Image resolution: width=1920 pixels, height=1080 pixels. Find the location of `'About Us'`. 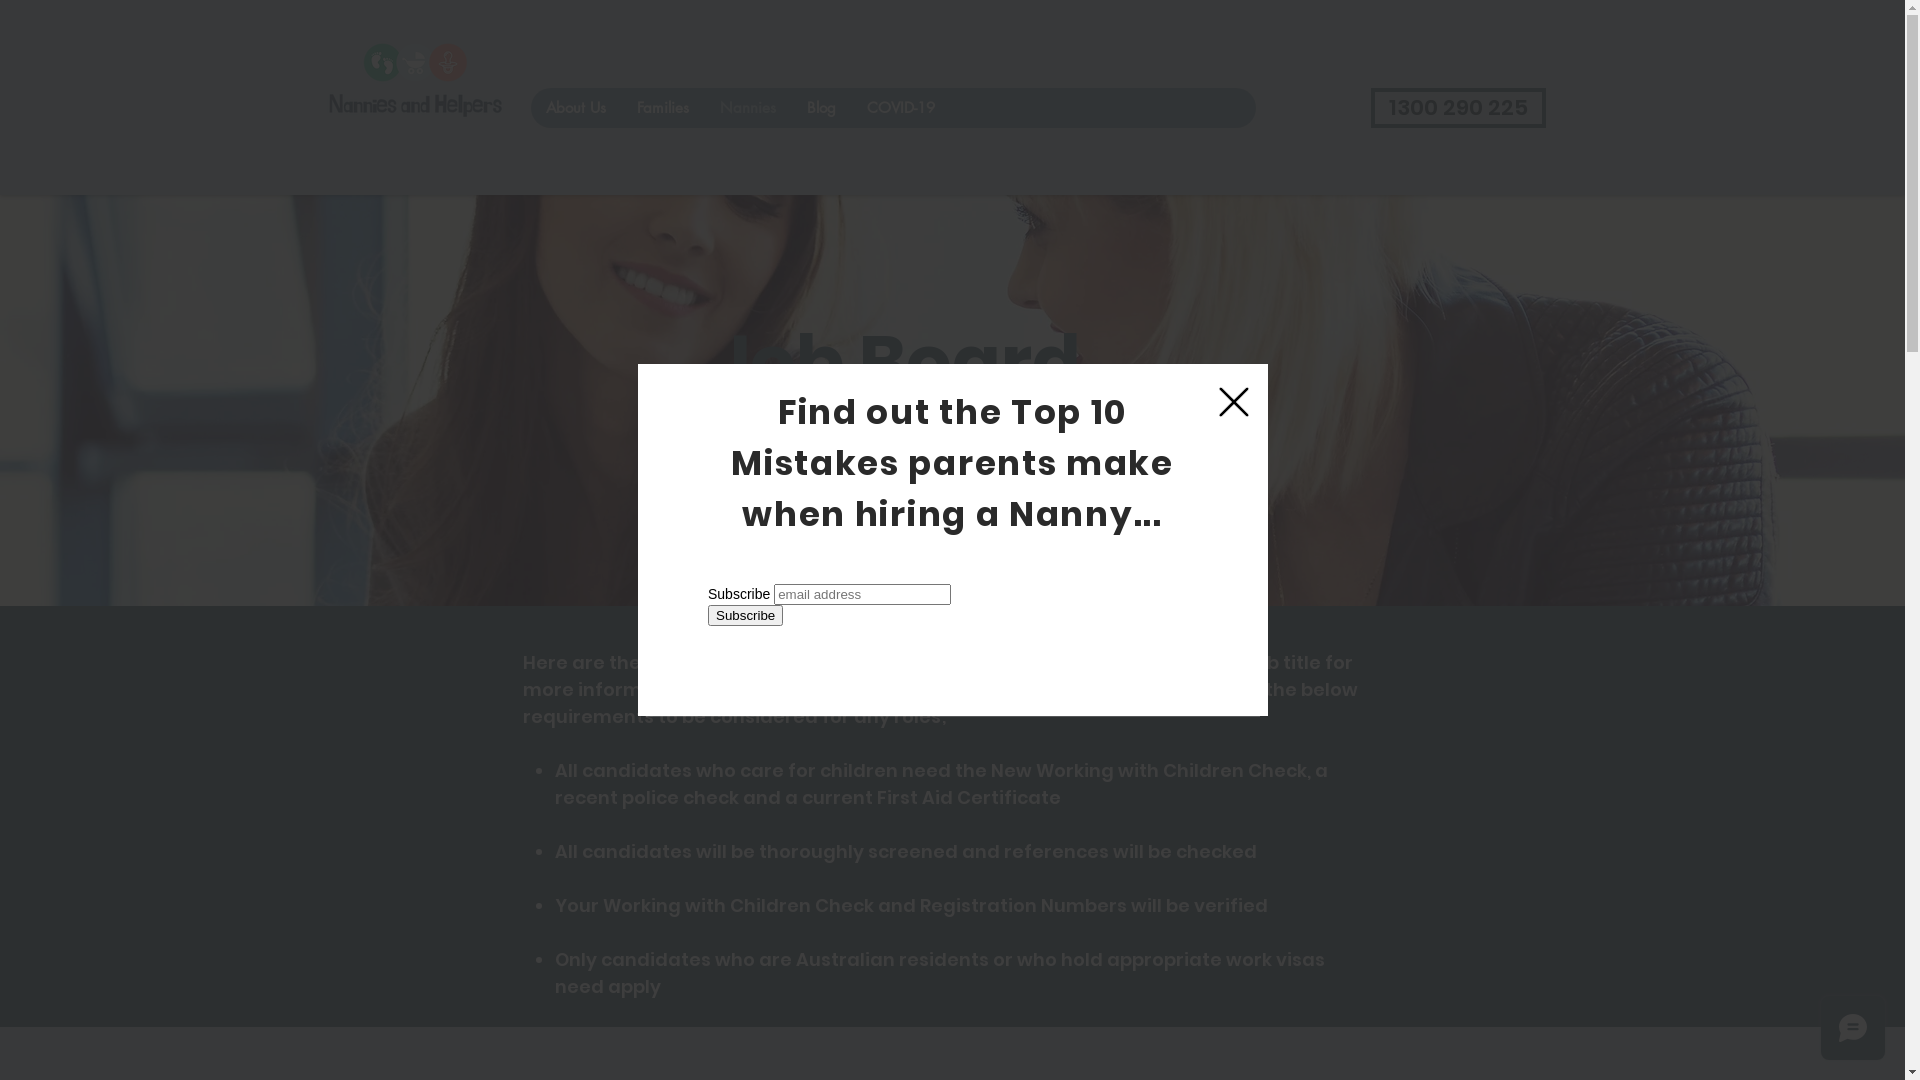

'About Us' is located at coordinates (574, 108).